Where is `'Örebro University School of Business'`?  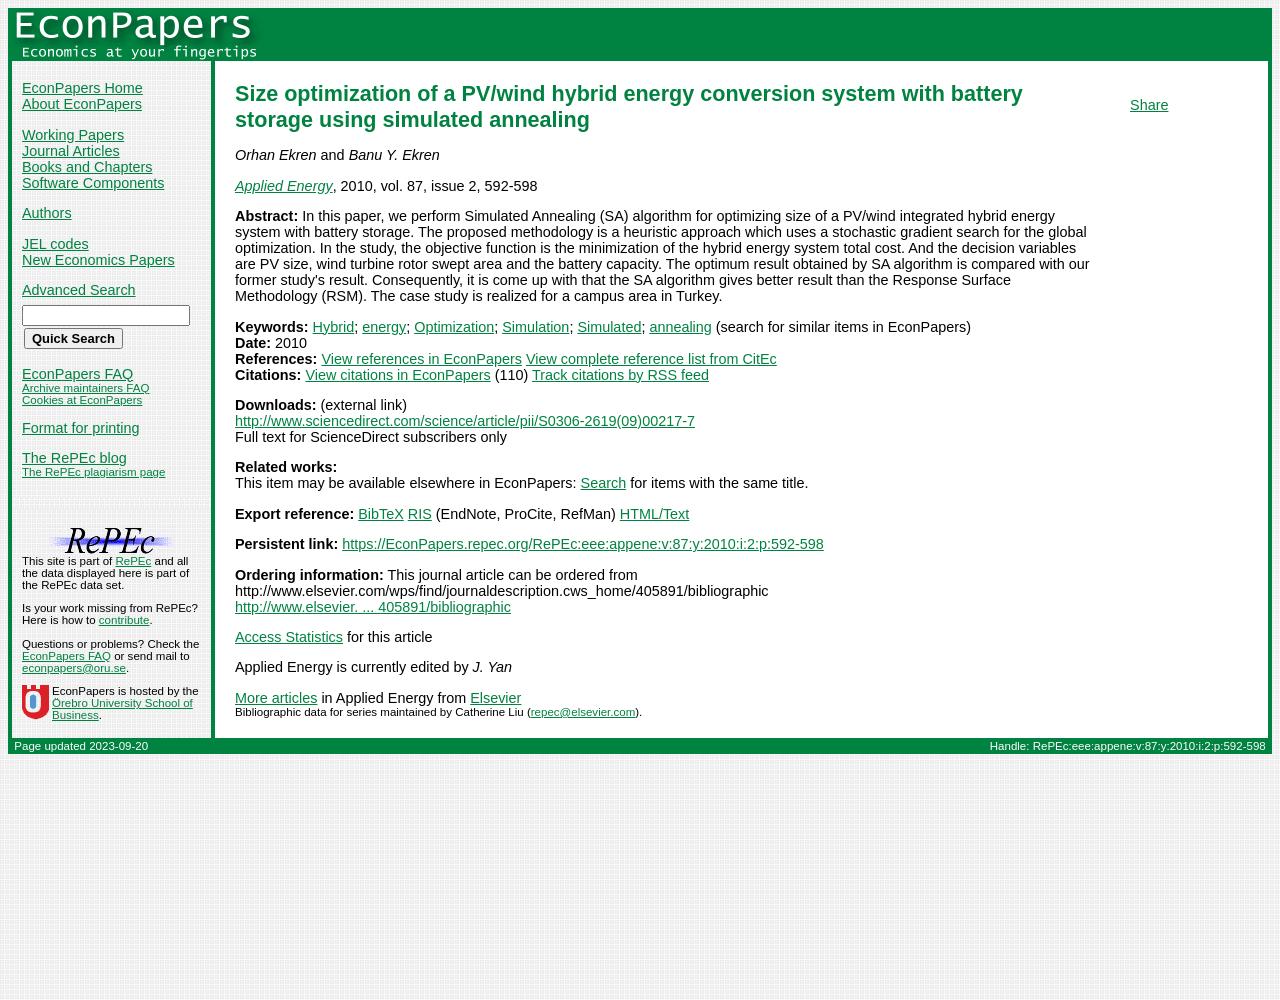
'Örebro University School of Business' is located at coordinates (51, 708).